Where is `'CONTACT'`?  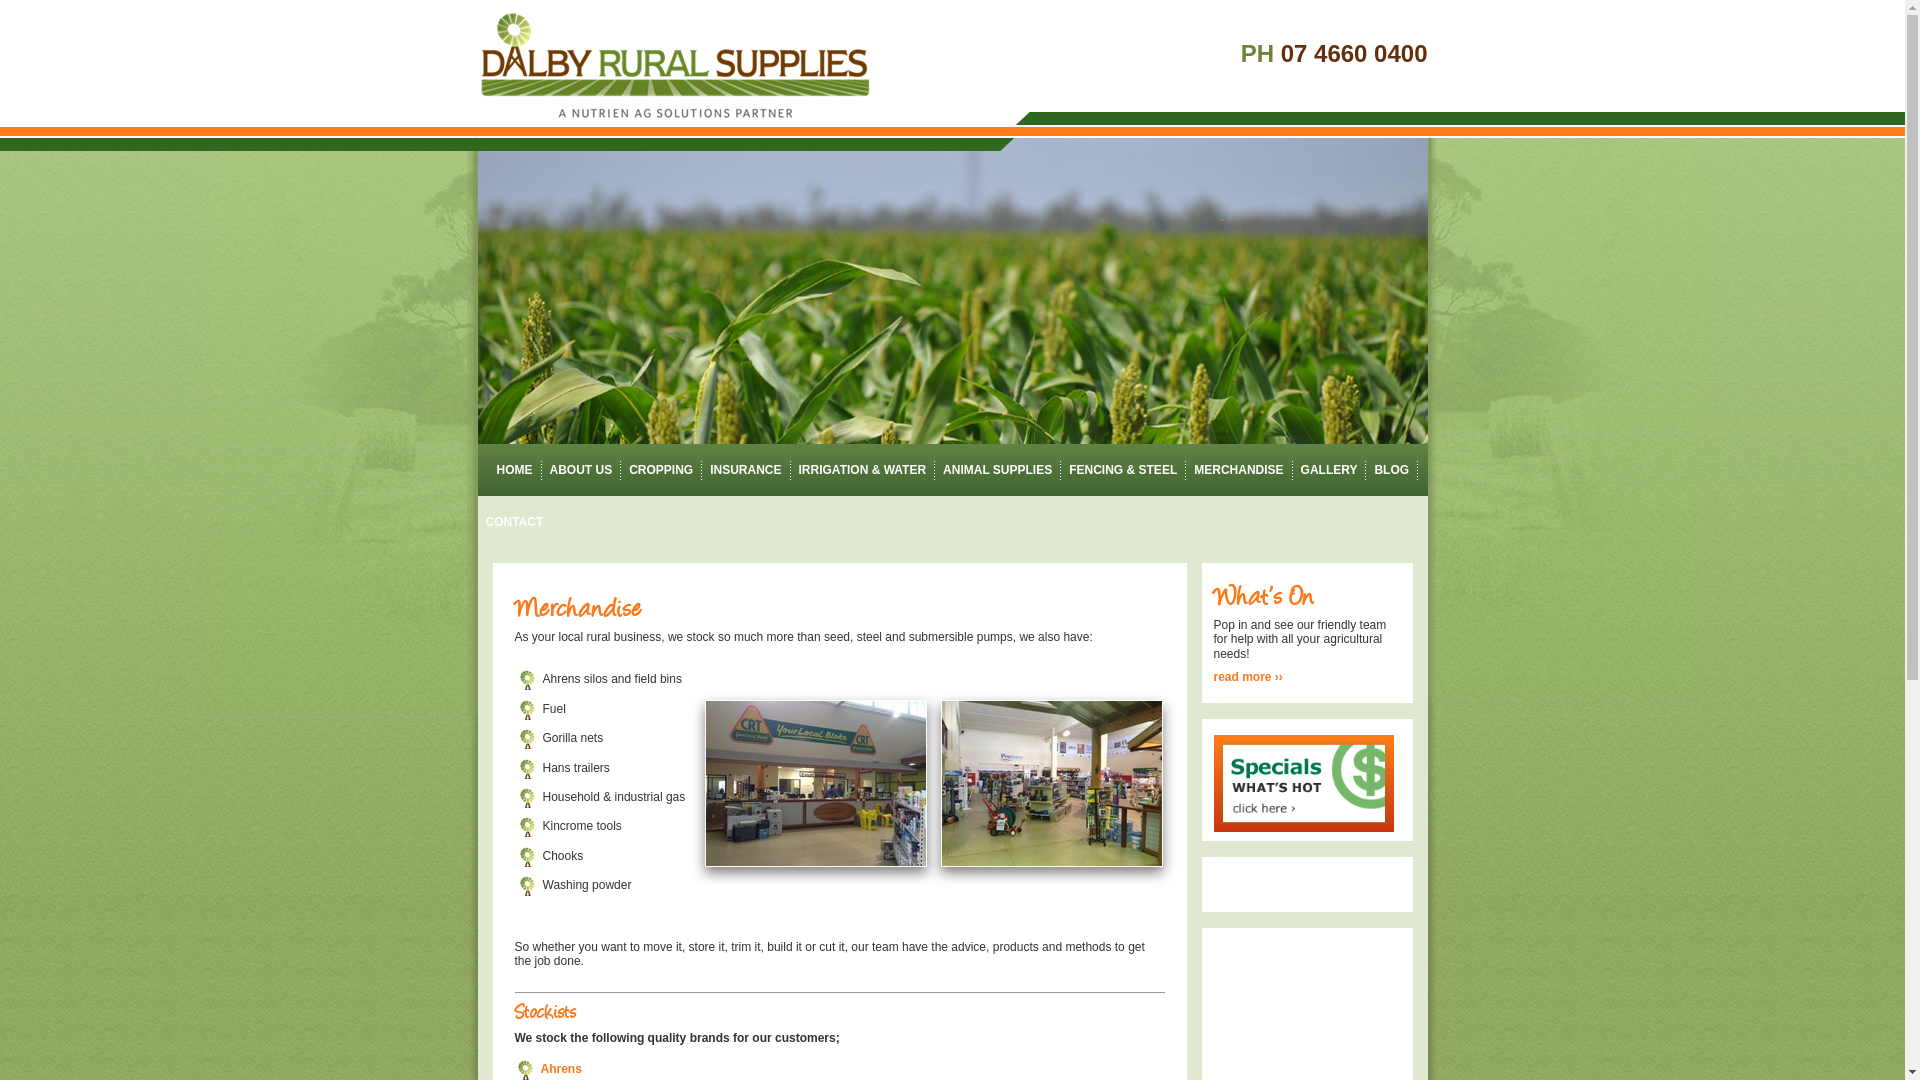 'CONTACT' is located at coordinates (514, 520).